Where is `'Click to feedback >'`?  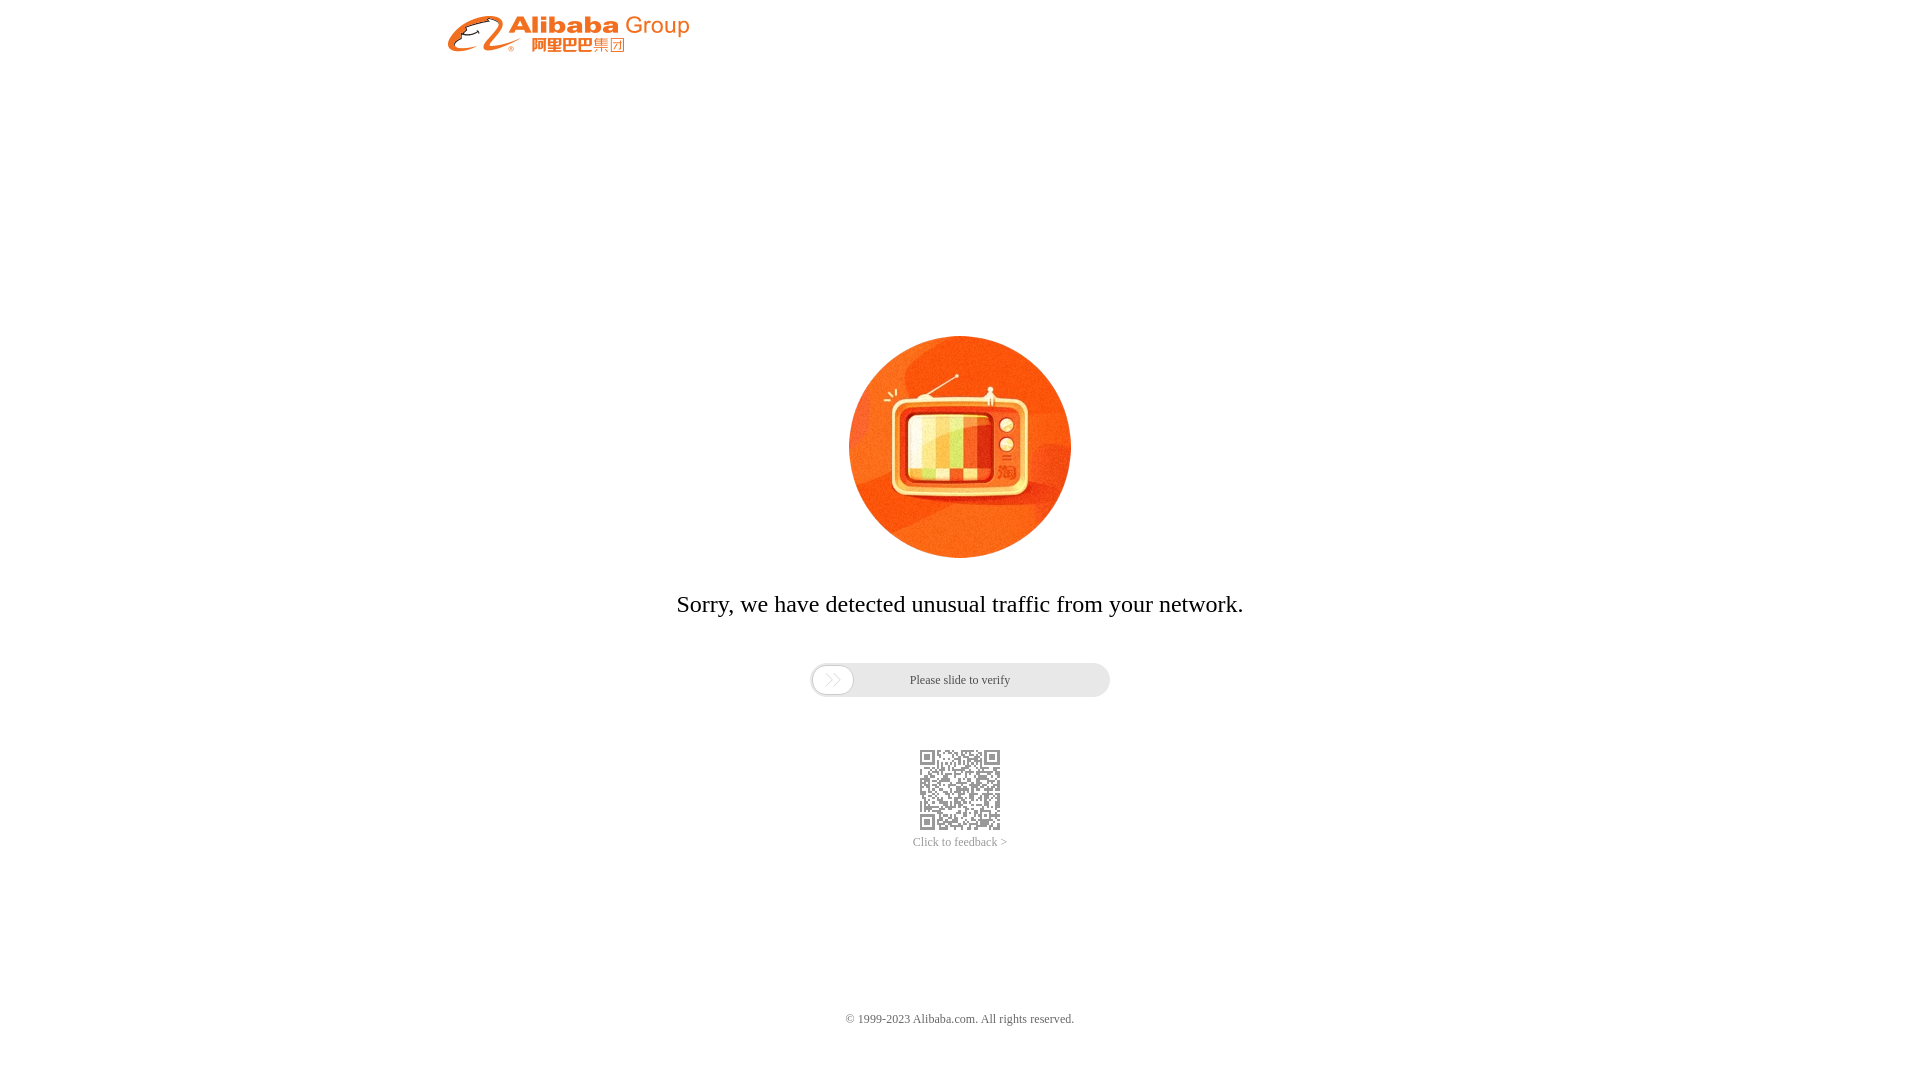
'Click to feedback >' is located at coordinates (960, 842).